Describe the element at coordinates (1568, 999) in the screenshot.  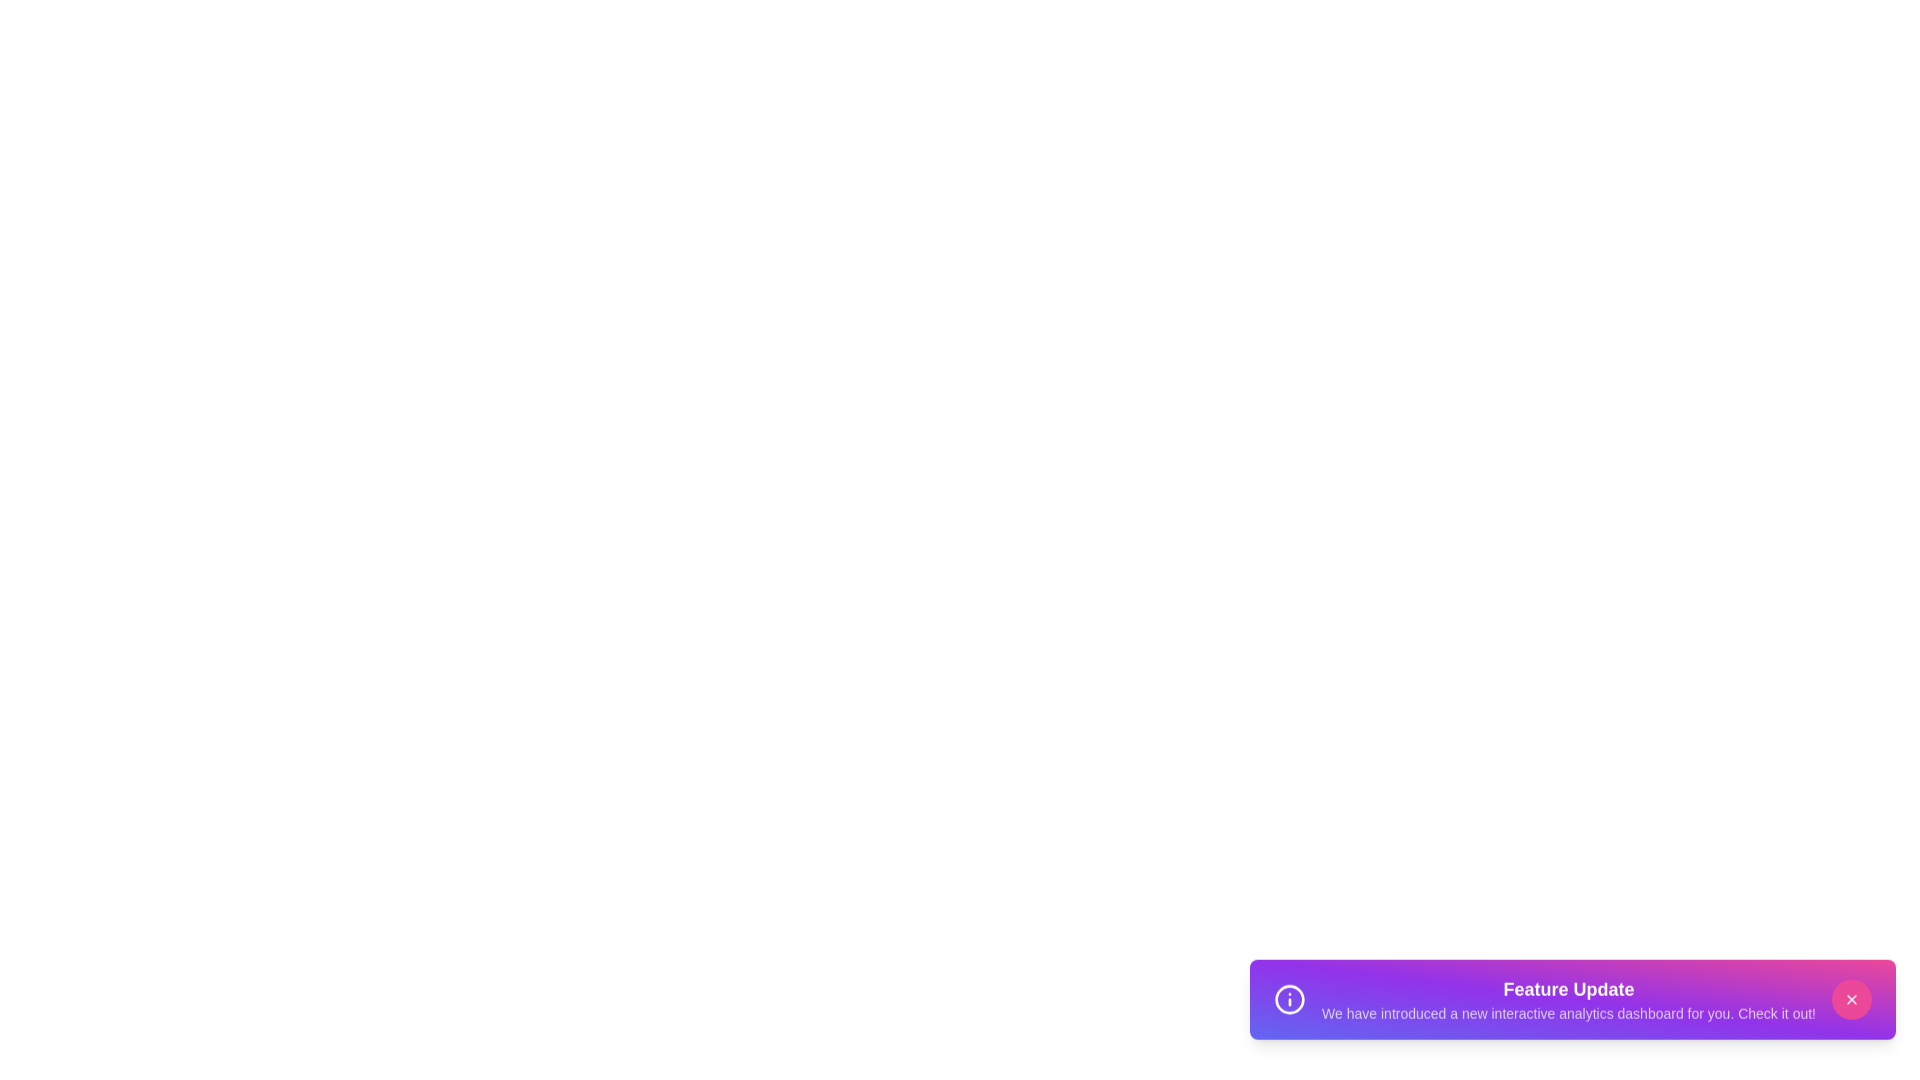
I see `the header text 'Feature Update' to select it` at that location.